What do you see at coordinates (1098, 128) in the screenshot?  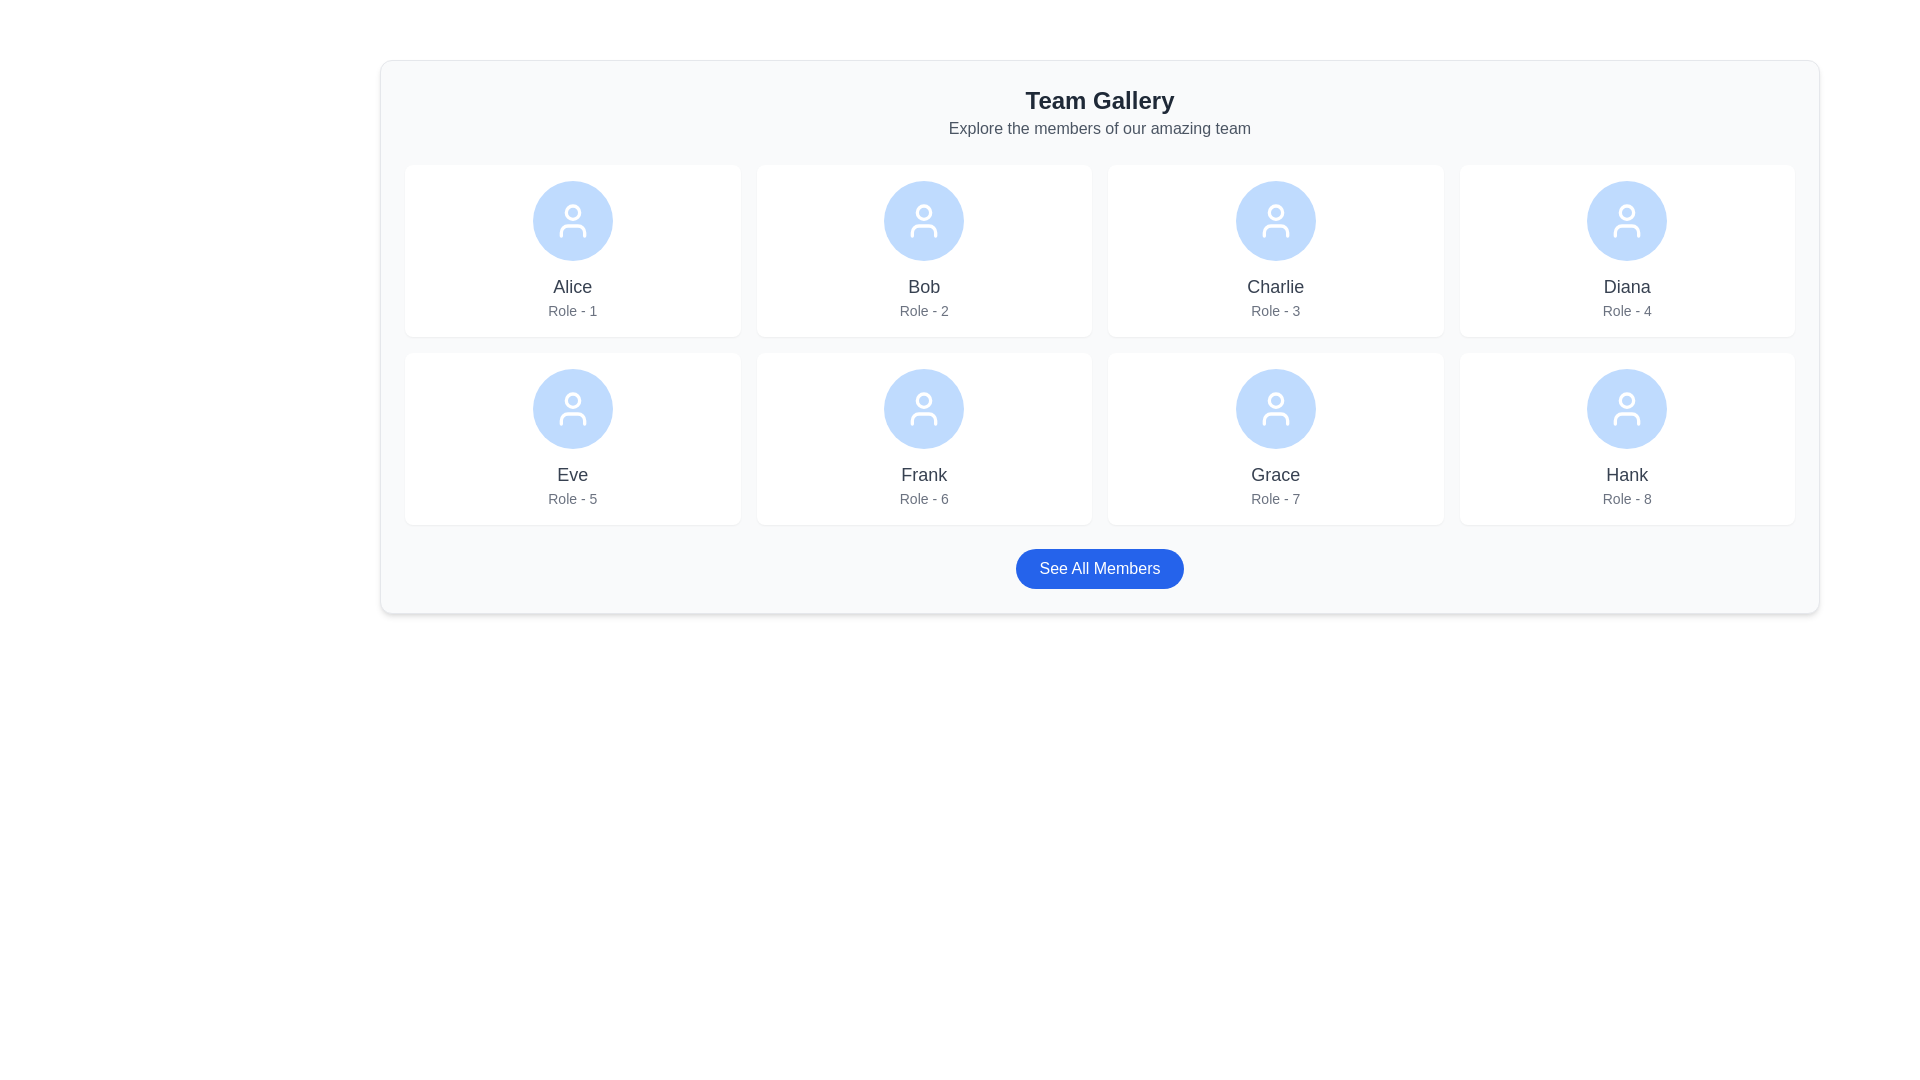 I see `the descriptive text for the 'Team Gallery' section, which is located directly below the main title and above the team members content area` at bounding box center [1098, 128].